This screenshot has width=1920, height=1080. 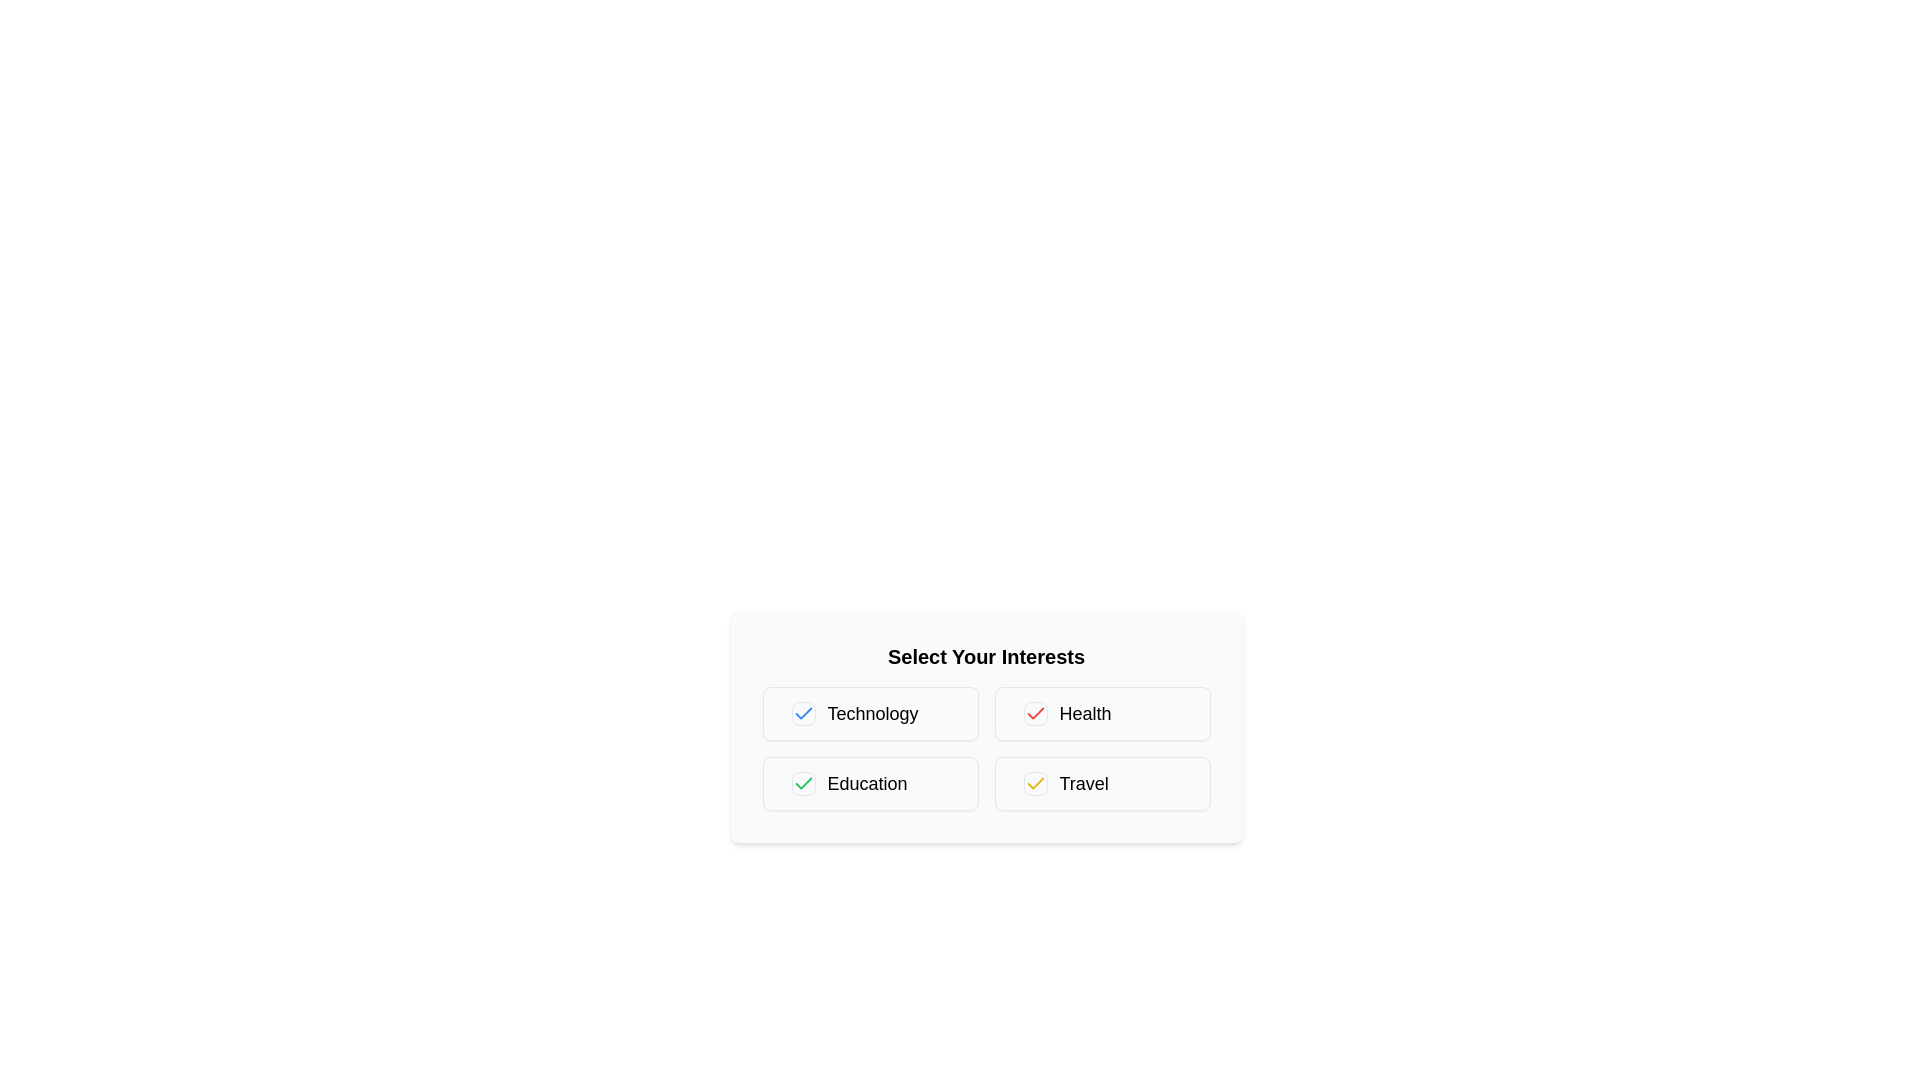 What do you see at coordinates (870, 782) in the screenshot?
I see `the label of the category Education to select it` at bounding box center [870, 782].